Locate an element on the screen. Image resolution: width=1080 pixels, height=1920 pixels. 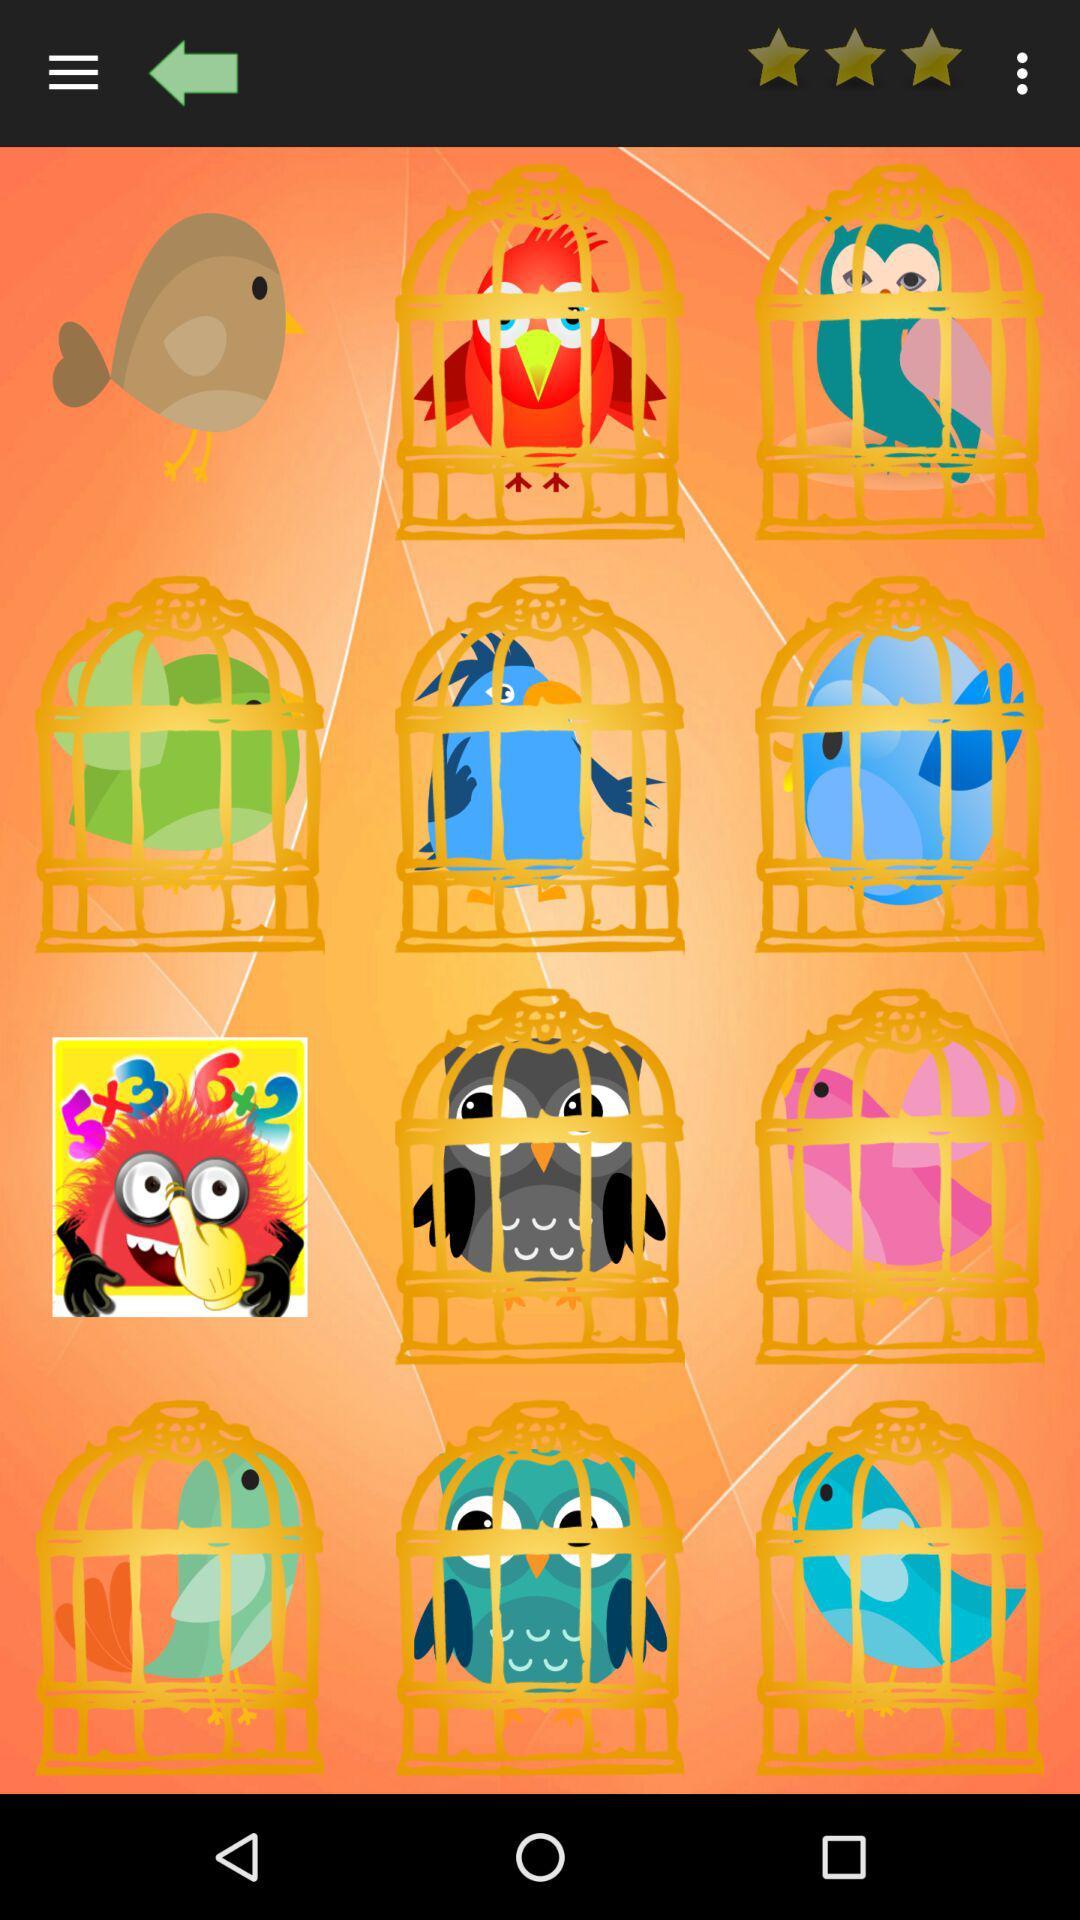
choose your choice is located at coordinates (898, 1587).